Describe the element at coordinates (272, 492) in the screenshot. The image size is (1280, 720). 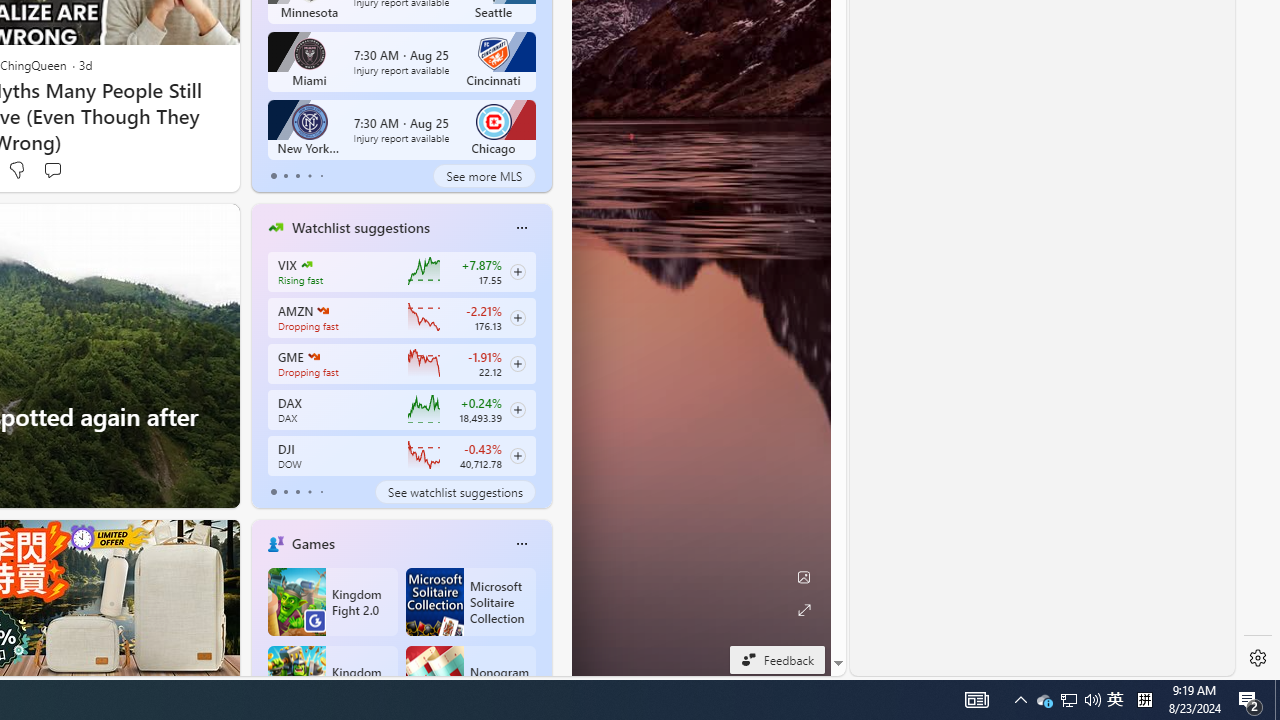
I see `'tab-0'` at that location.